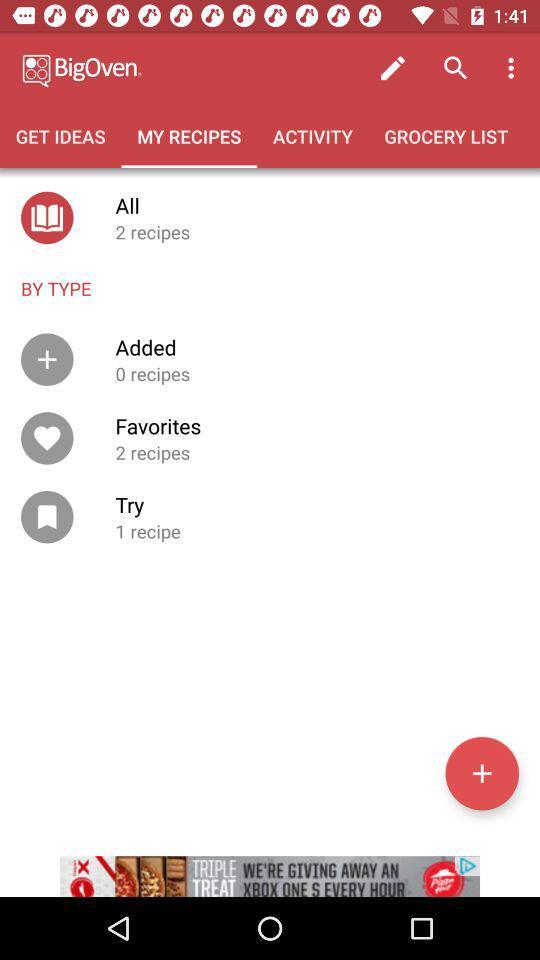 This screenshot has width=540, height=960. I want to click on the add icon, so click(481, 772).